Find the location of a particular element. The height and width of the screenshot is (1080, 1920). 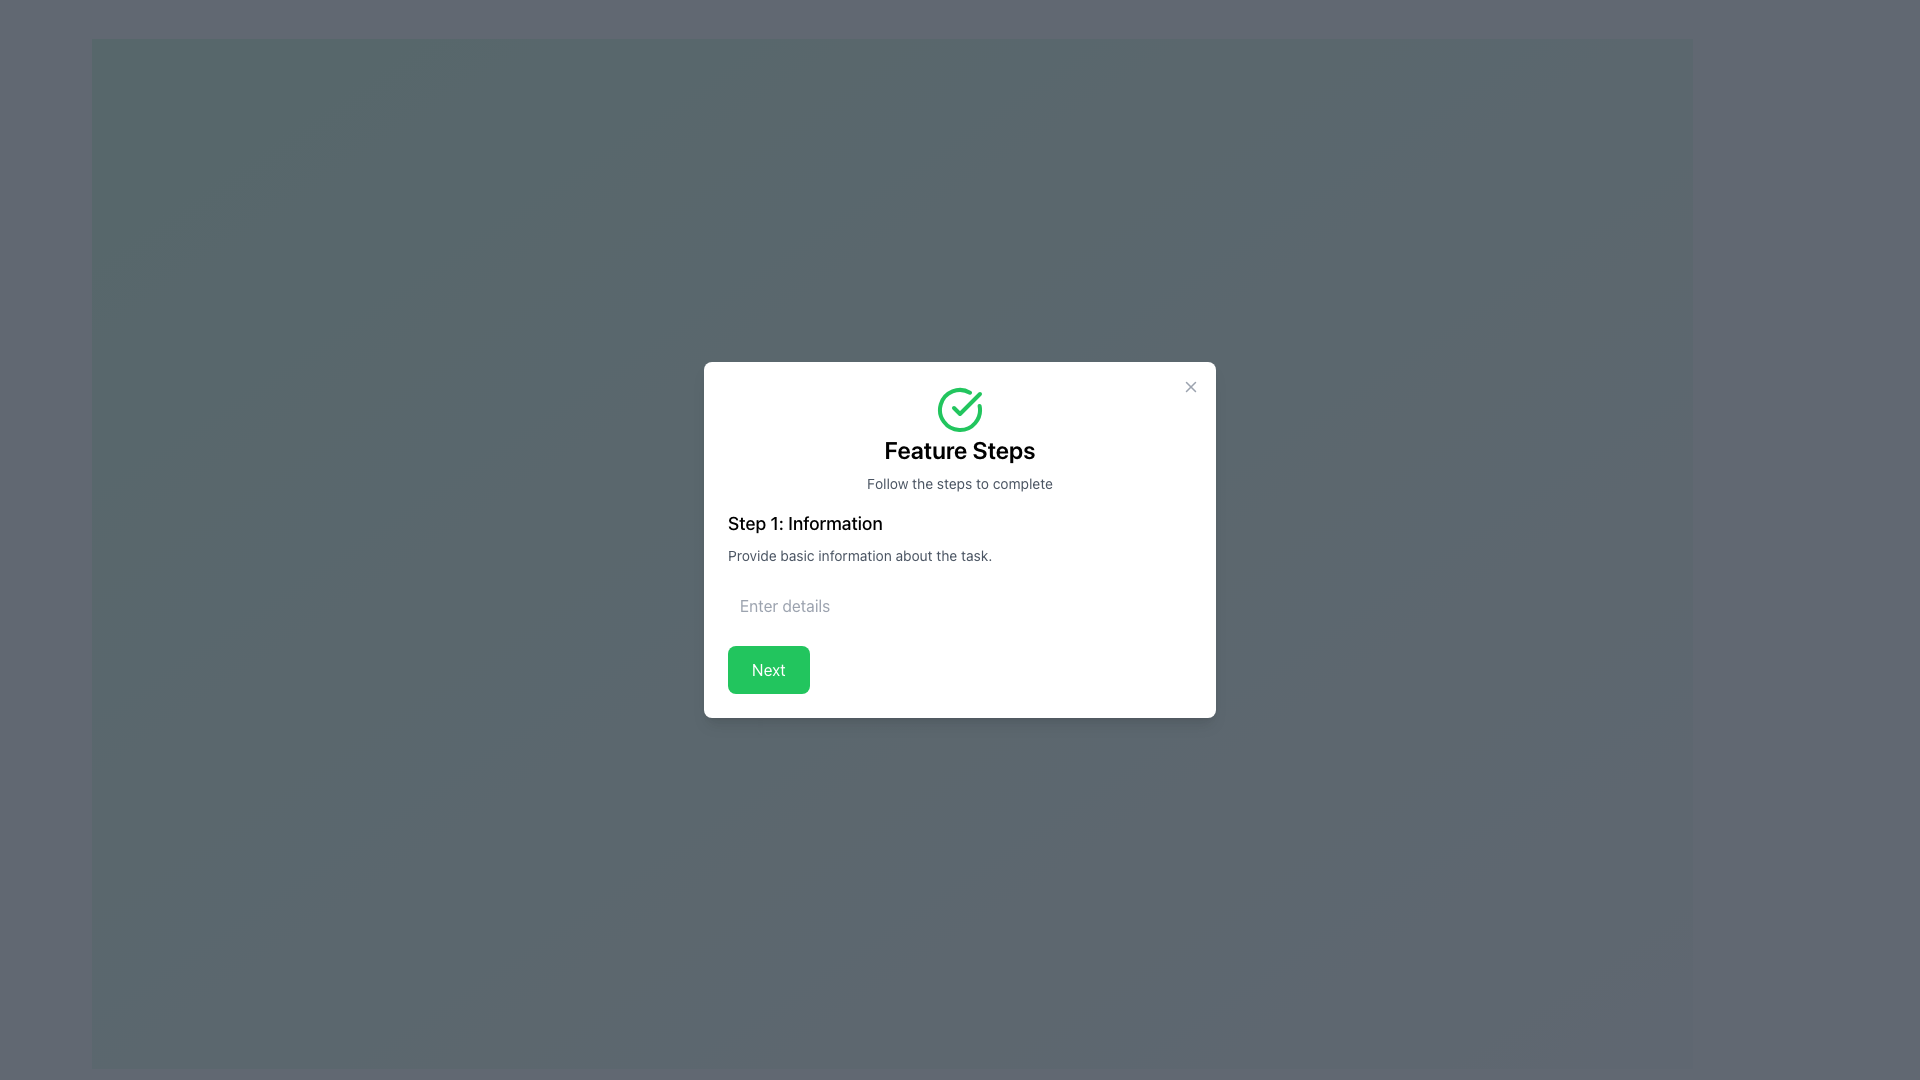

the small, square button with a red 'X' icon located at the top-right corner of the modal to trigger the color change effect is located at coordinates (1190, 386).